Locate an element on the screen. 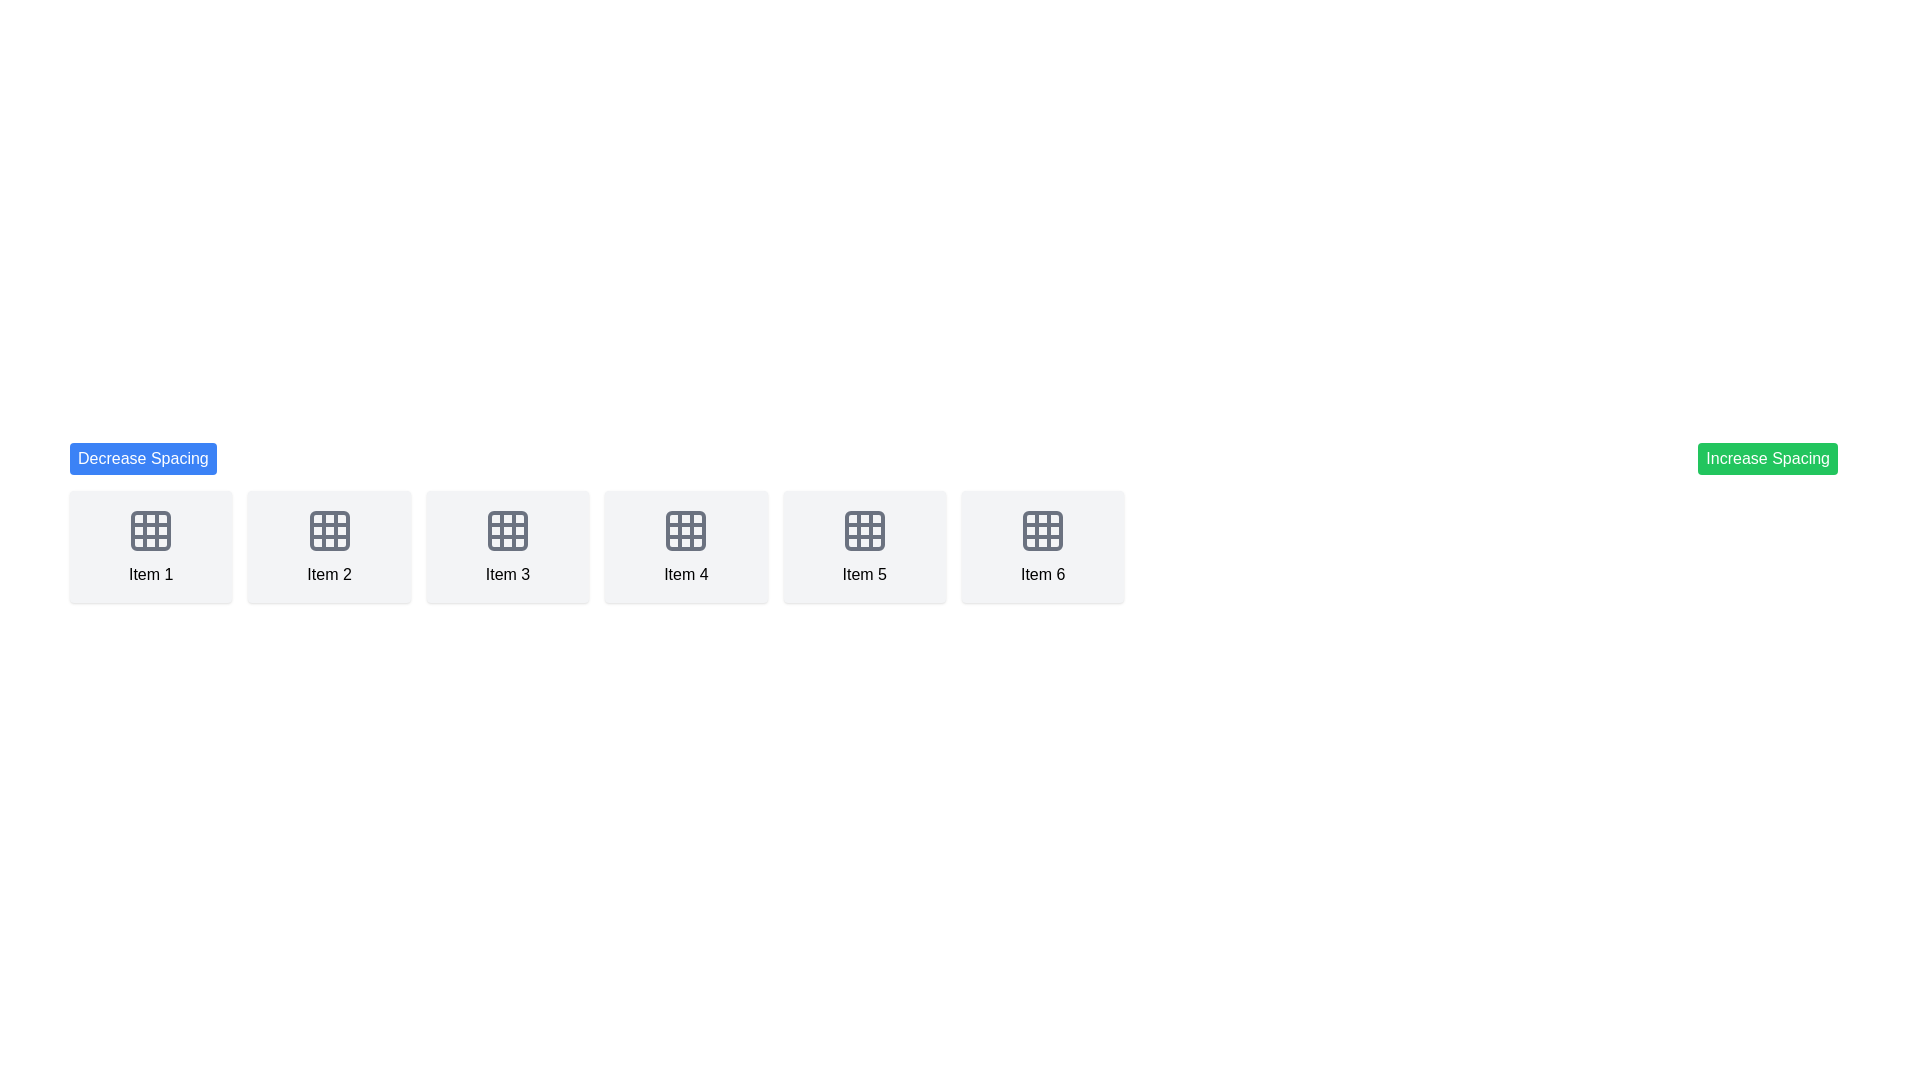 This screenshot has height=1080, width=1920. the 'Item 2' button-like component, which features a grid icon and a label is located at coordinates (329, 547).